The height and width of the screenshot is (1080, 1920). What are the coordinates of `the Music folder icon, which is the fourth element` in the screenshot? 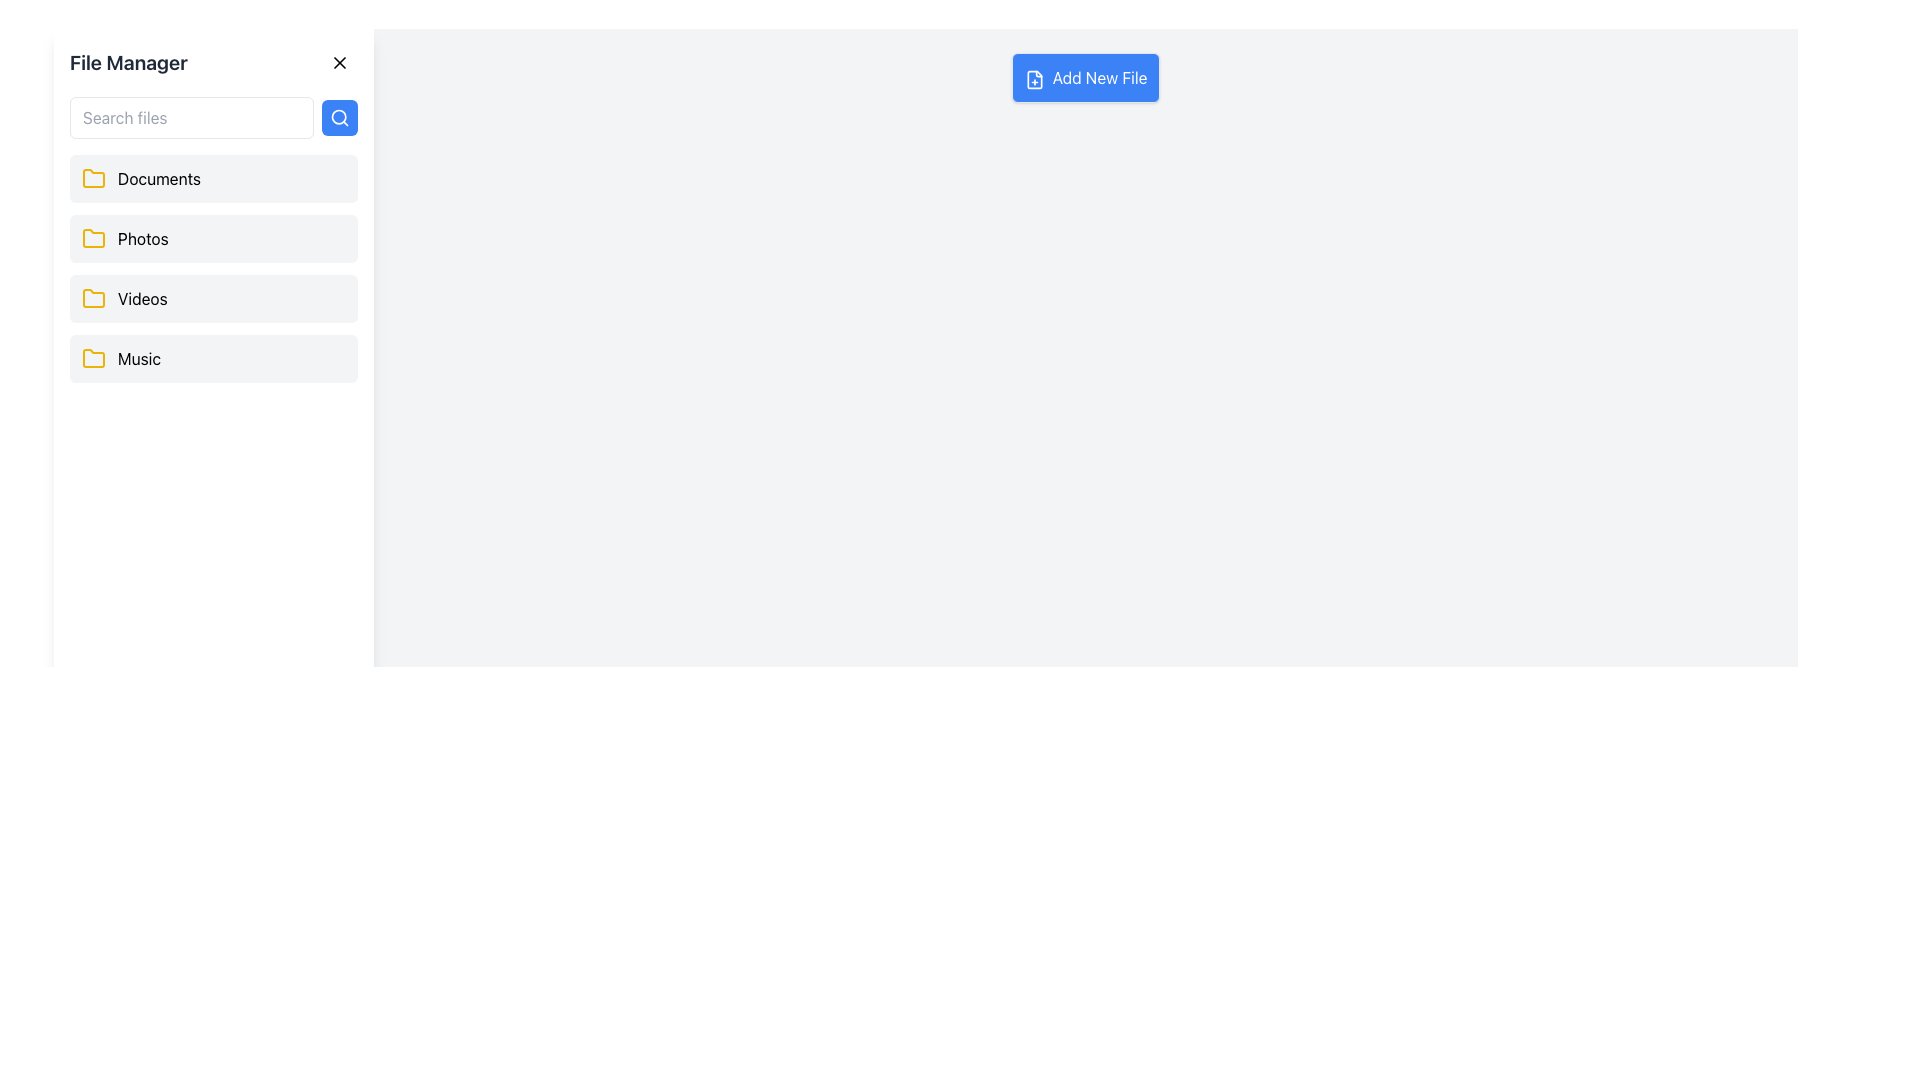 It's located at (93, 357).